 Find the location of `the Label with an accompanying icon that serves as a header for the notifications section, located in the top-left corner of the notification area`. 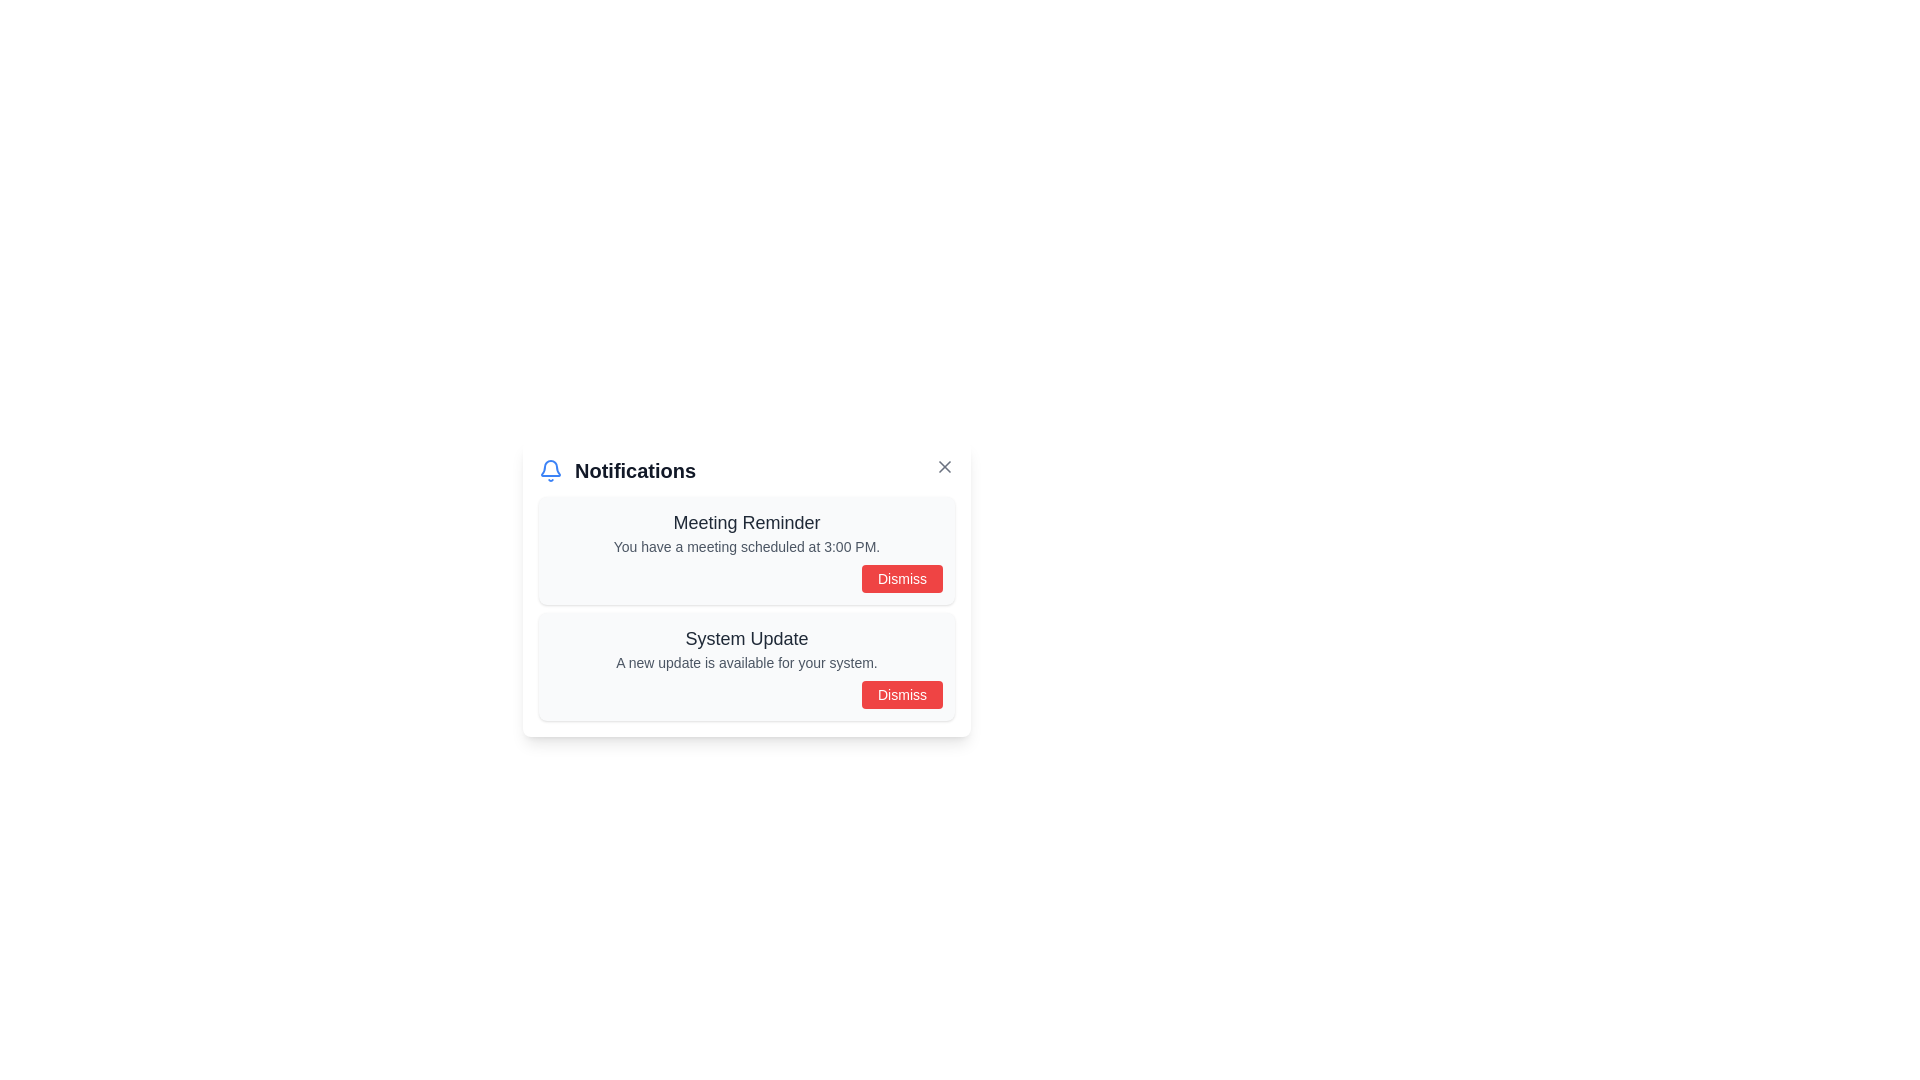

the Label with an accompanying icon that serves as a header for the notifications section, located in the top-left corner of the notification area is located at coordinates (616, 470).